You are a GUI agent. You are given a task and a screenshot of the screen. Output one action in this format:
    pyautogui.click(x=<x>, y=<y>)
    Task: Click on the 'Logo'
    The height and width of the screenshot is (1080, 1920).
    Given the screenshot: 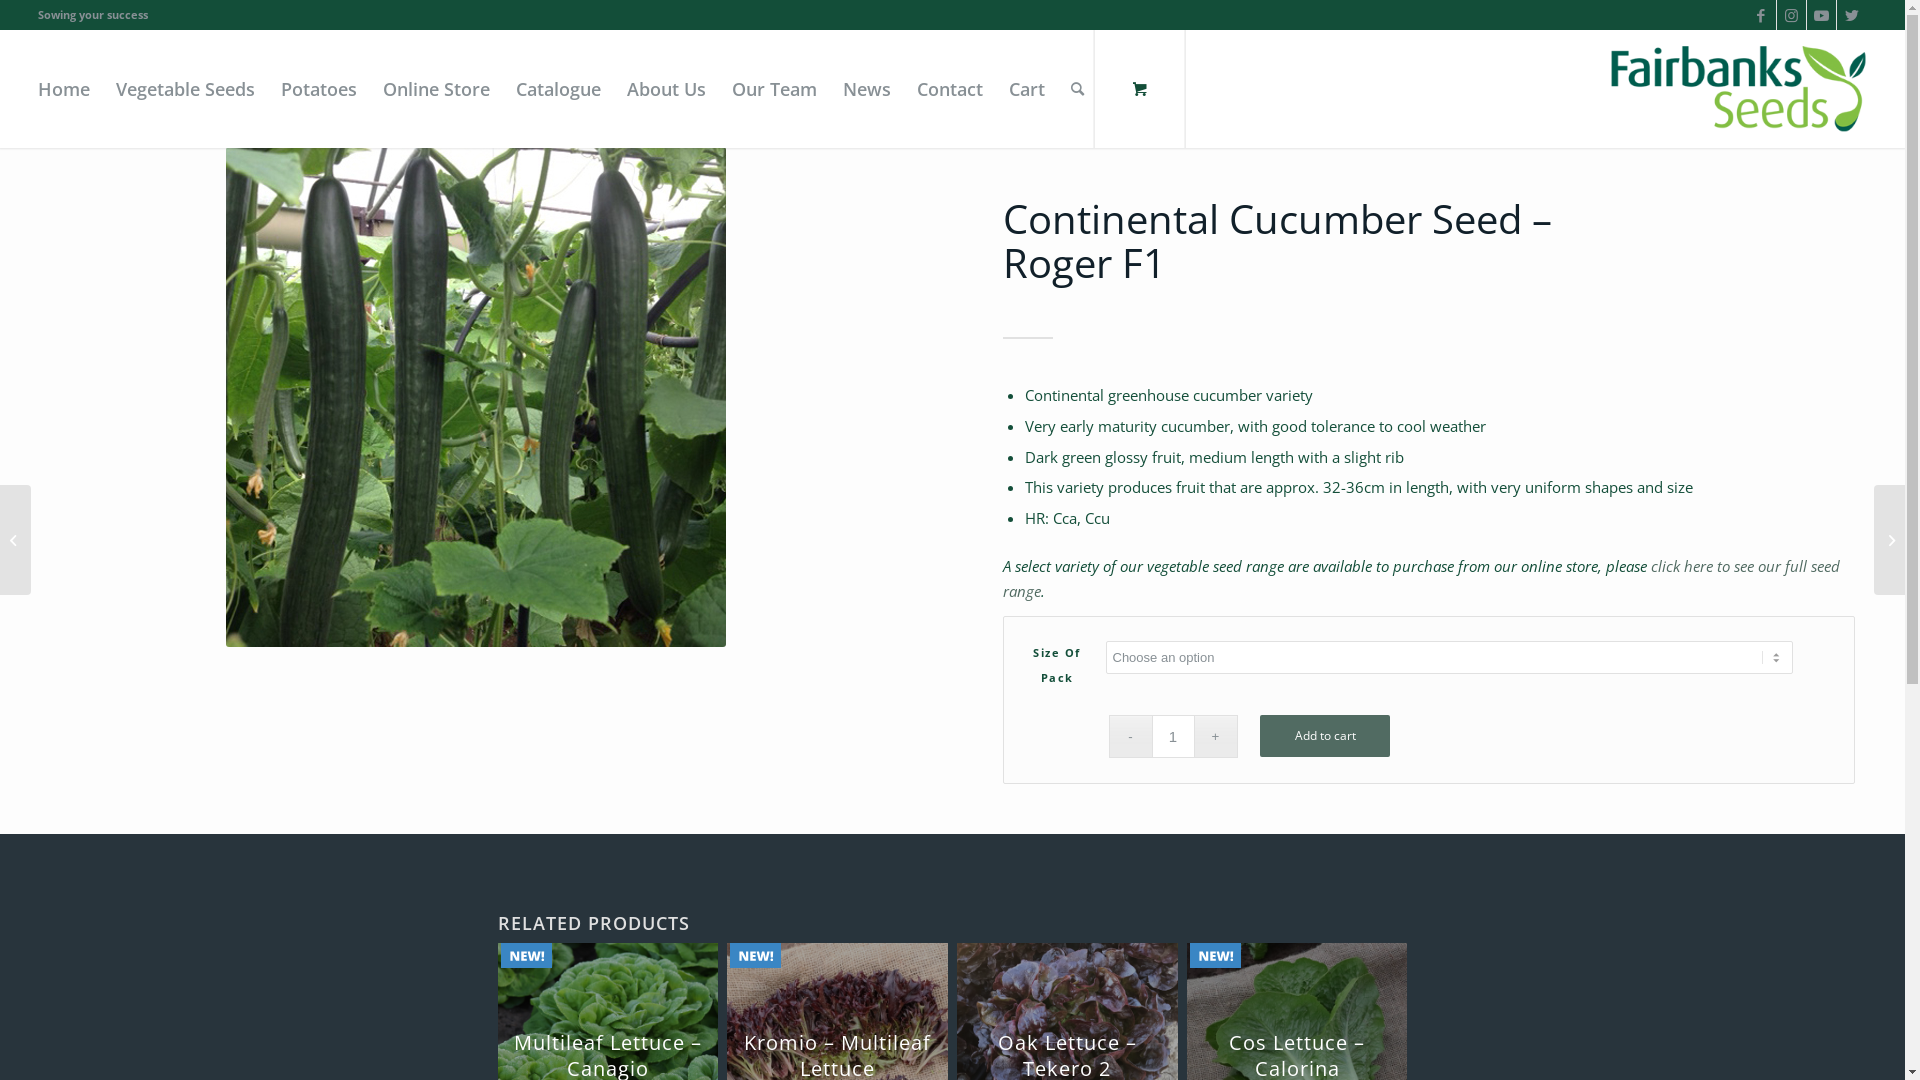 What is the action you would take?
    pyautogui.click(x=1737, y=87)
    